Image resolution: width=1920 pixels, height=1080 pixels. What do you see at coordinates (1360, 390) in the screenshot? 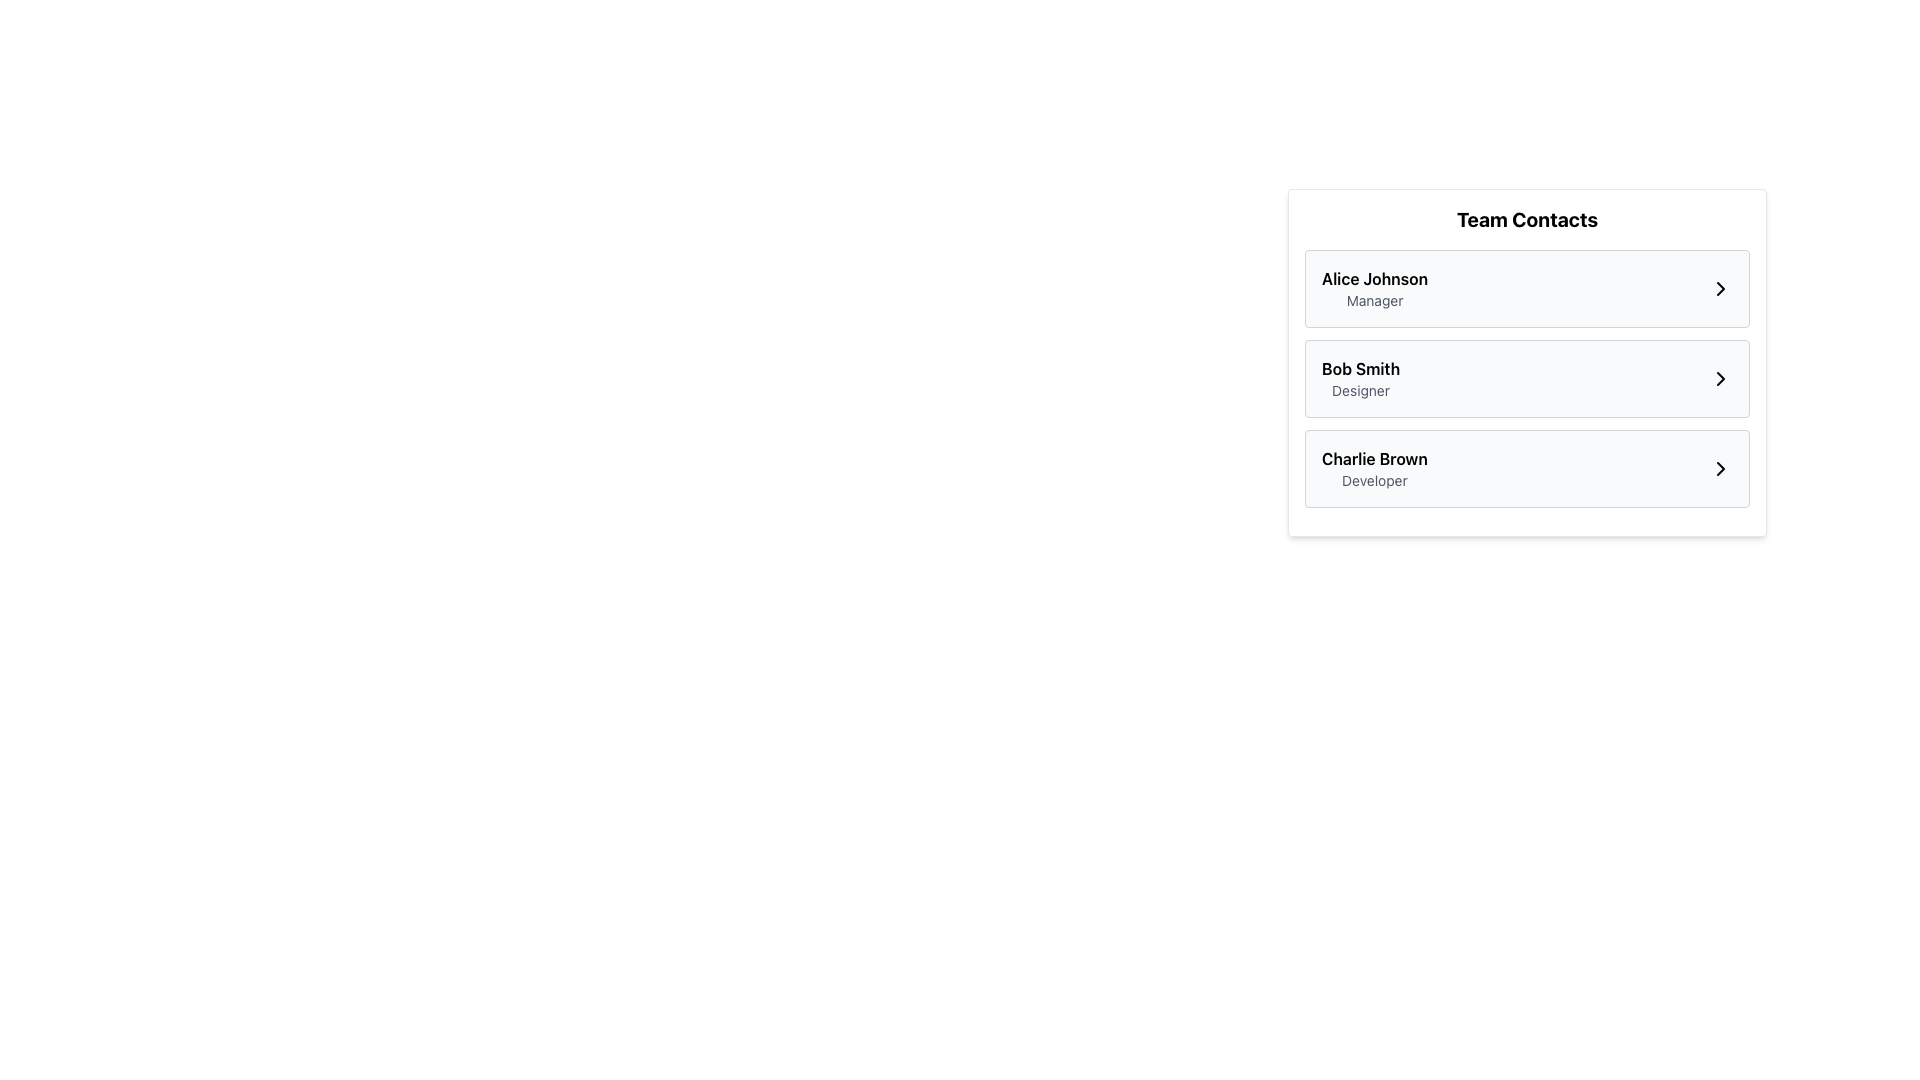
I see `text label displaying 'Designer', which is a smaller gray font below 'Bob Smith'` at bounding box center [1360, 390].